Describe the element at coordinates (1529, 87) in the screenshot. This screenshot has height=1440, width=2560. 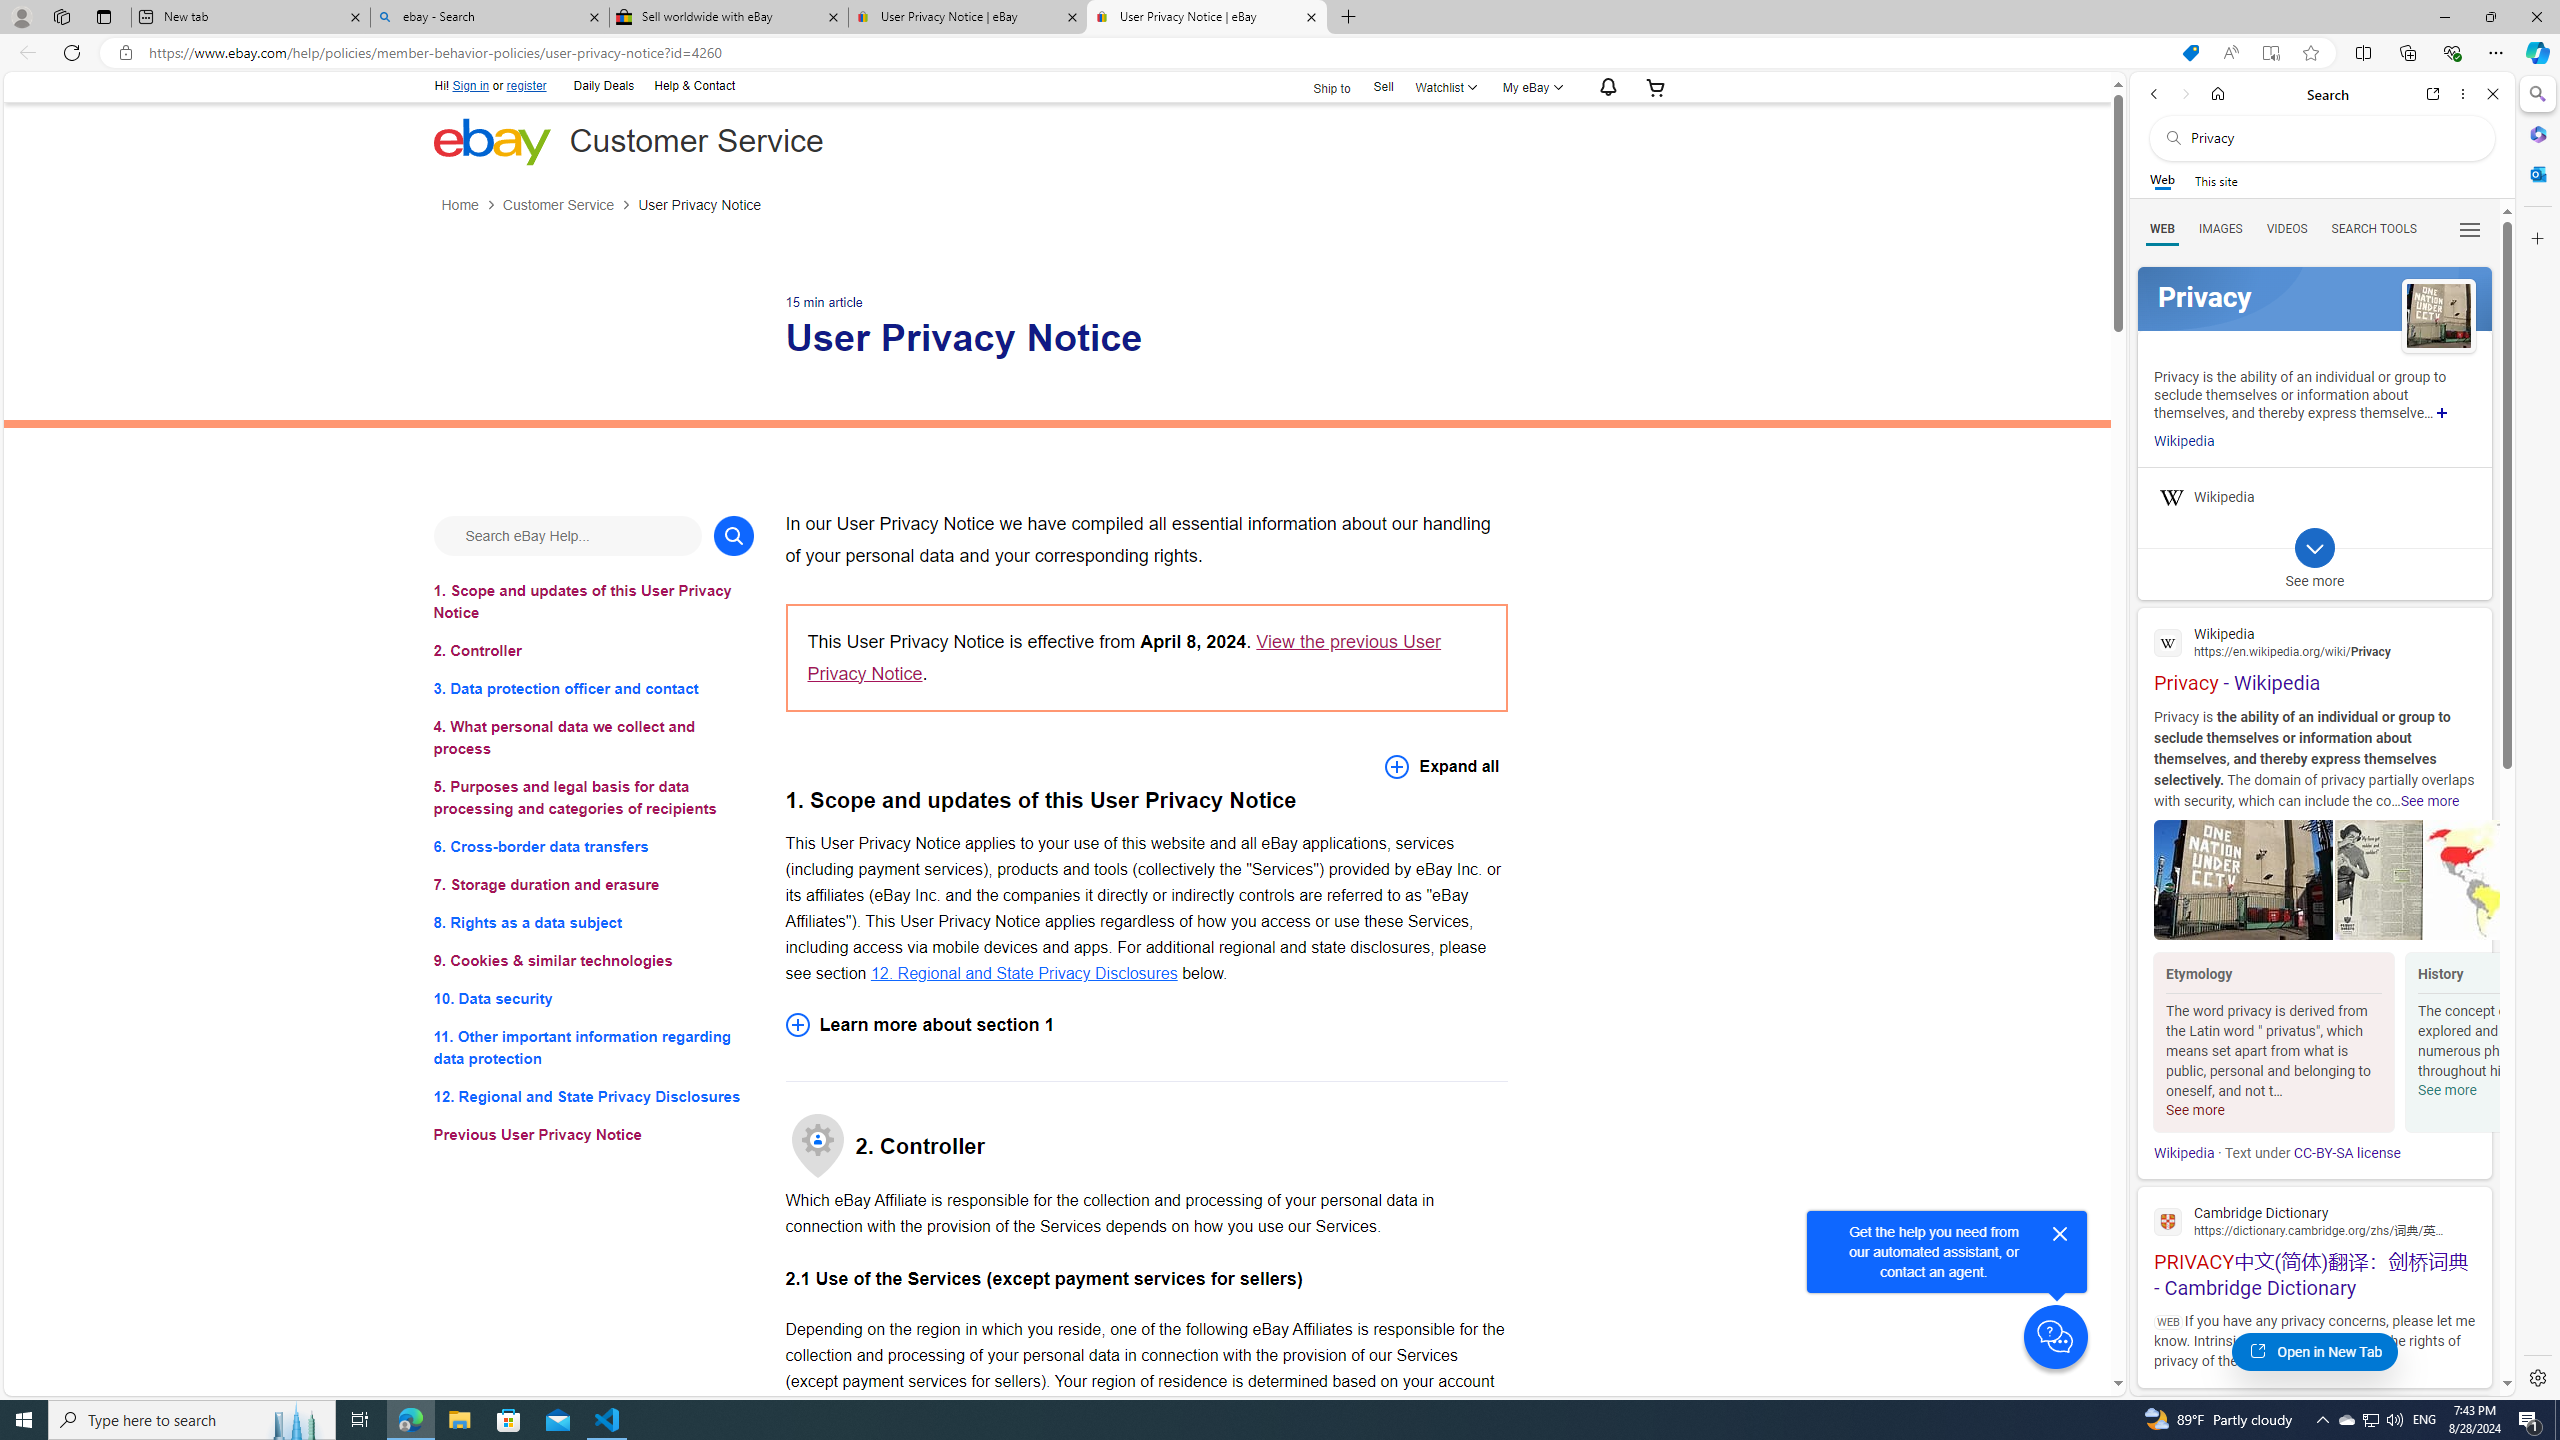
I see `'My eBay'` at that location.